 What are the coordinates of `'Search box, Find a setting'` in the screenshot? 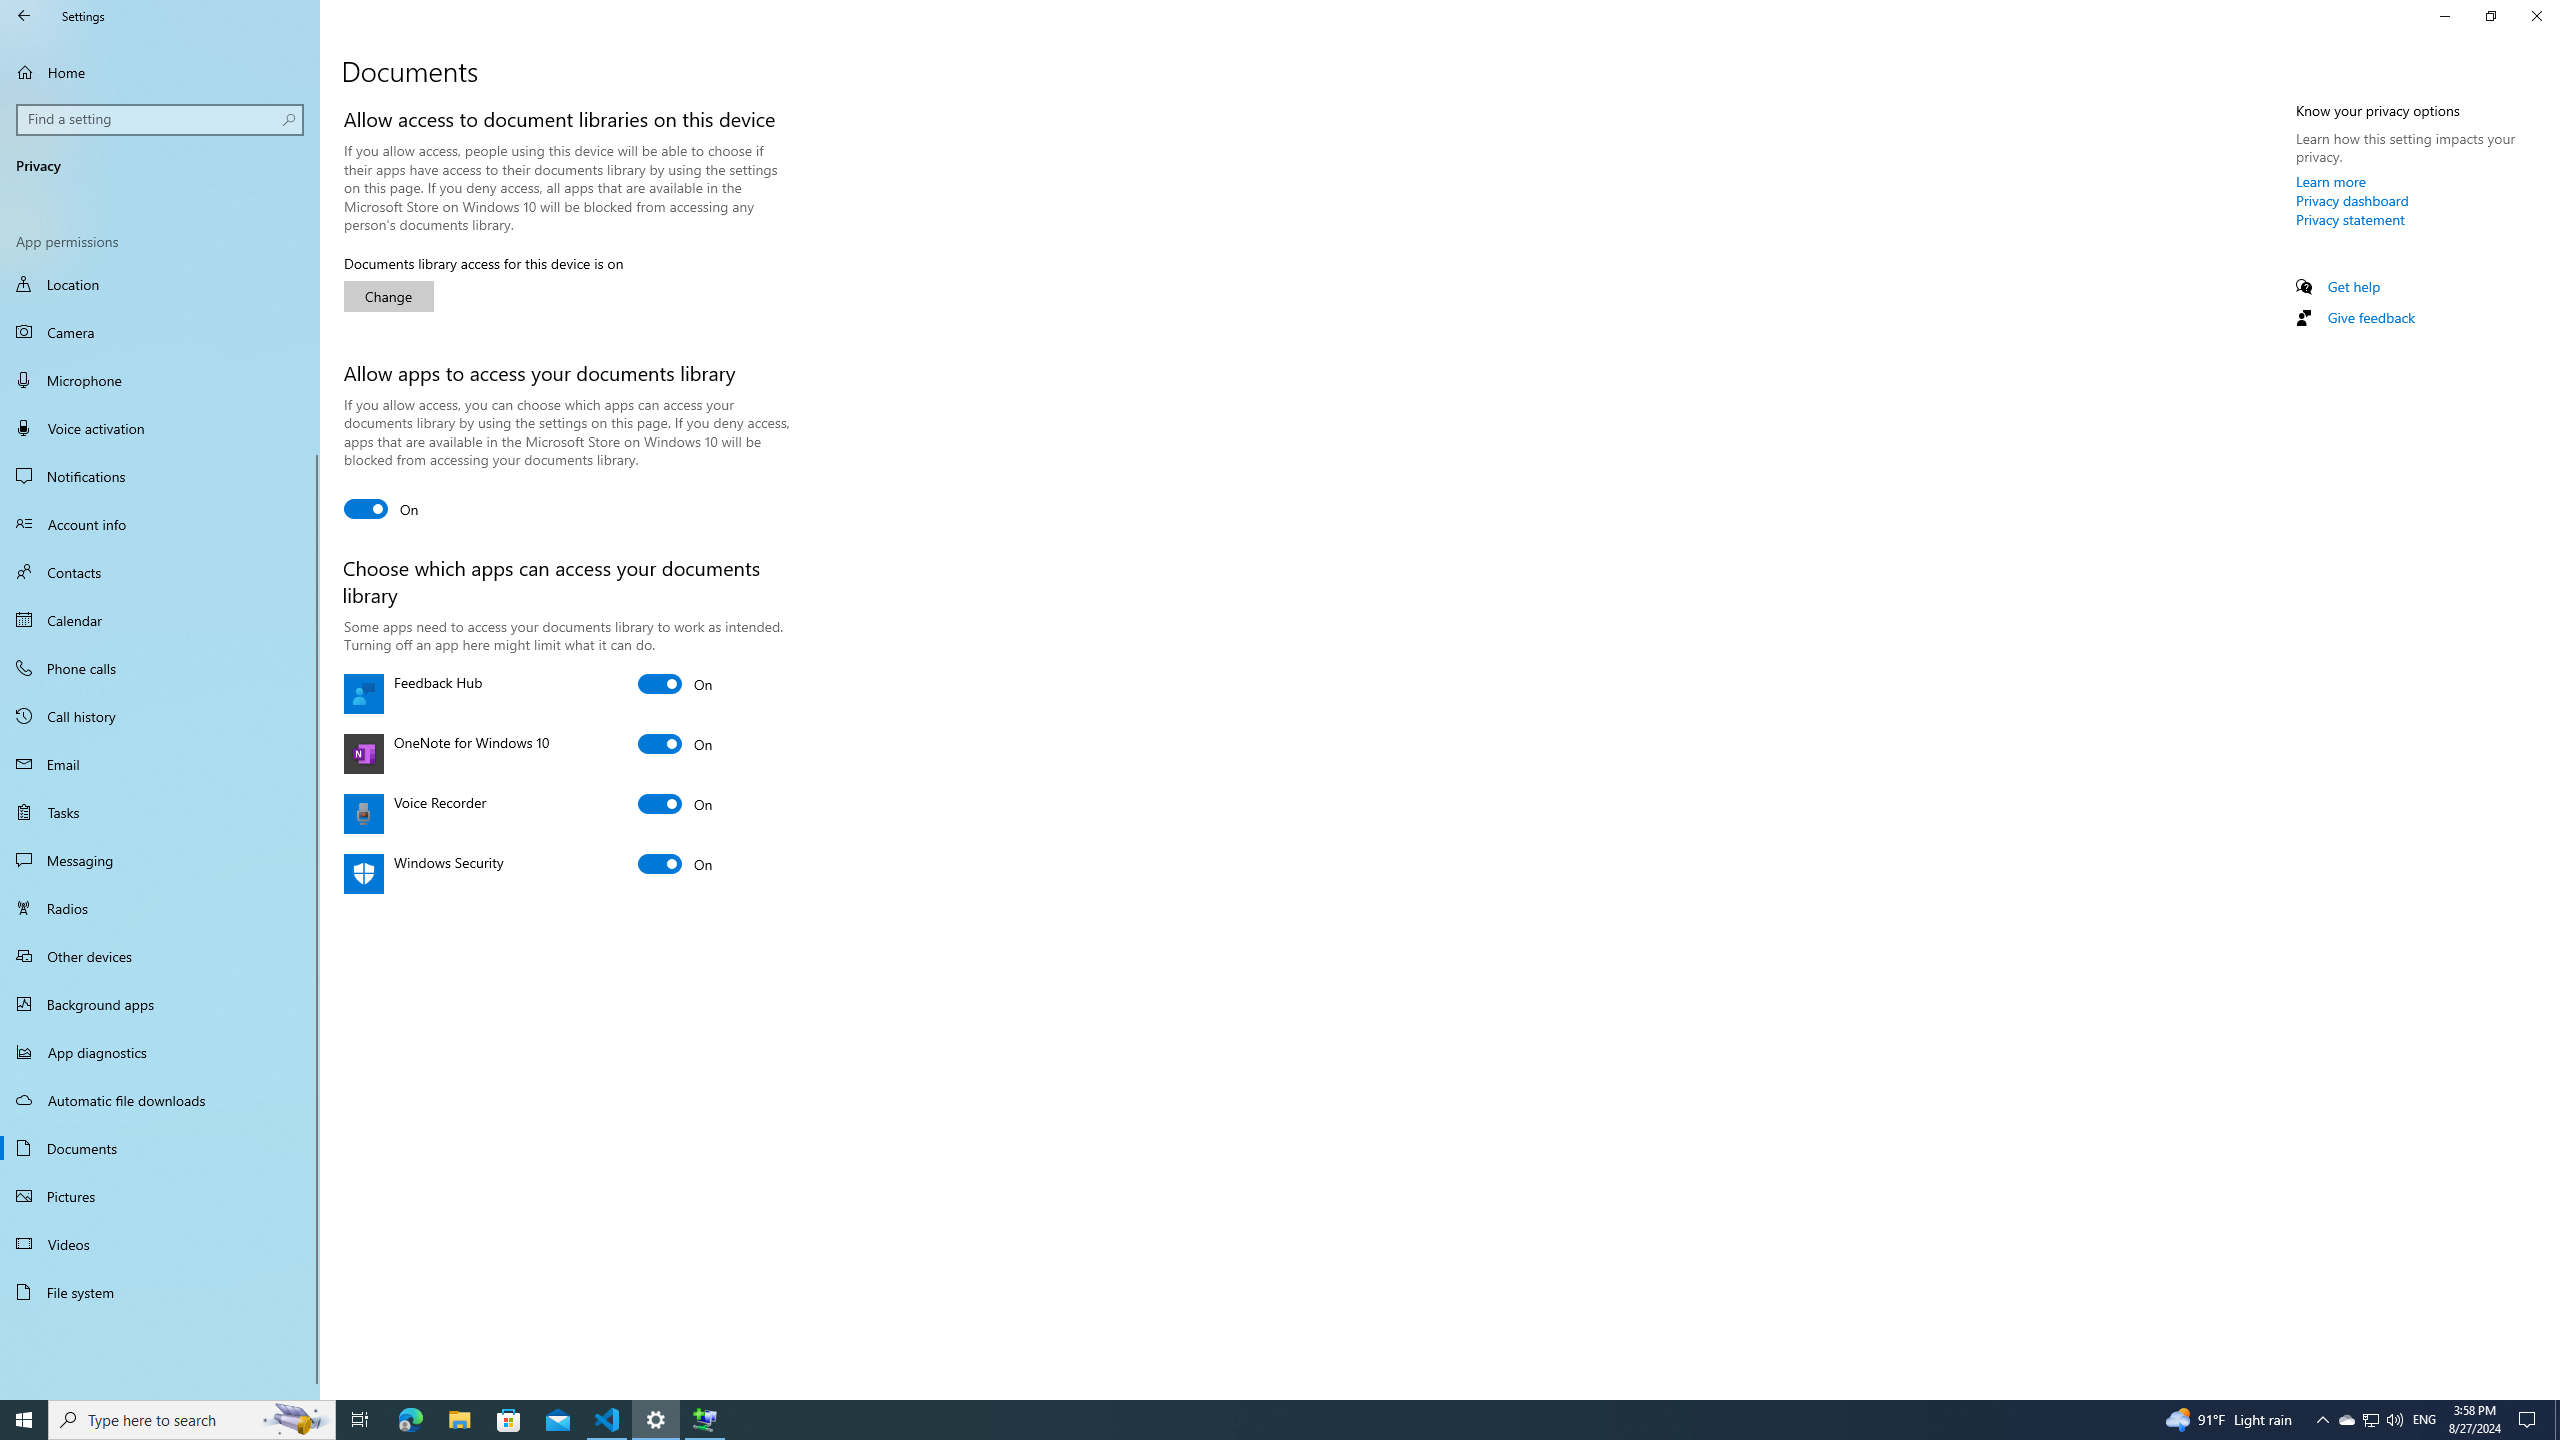 It's located at (160, 118).